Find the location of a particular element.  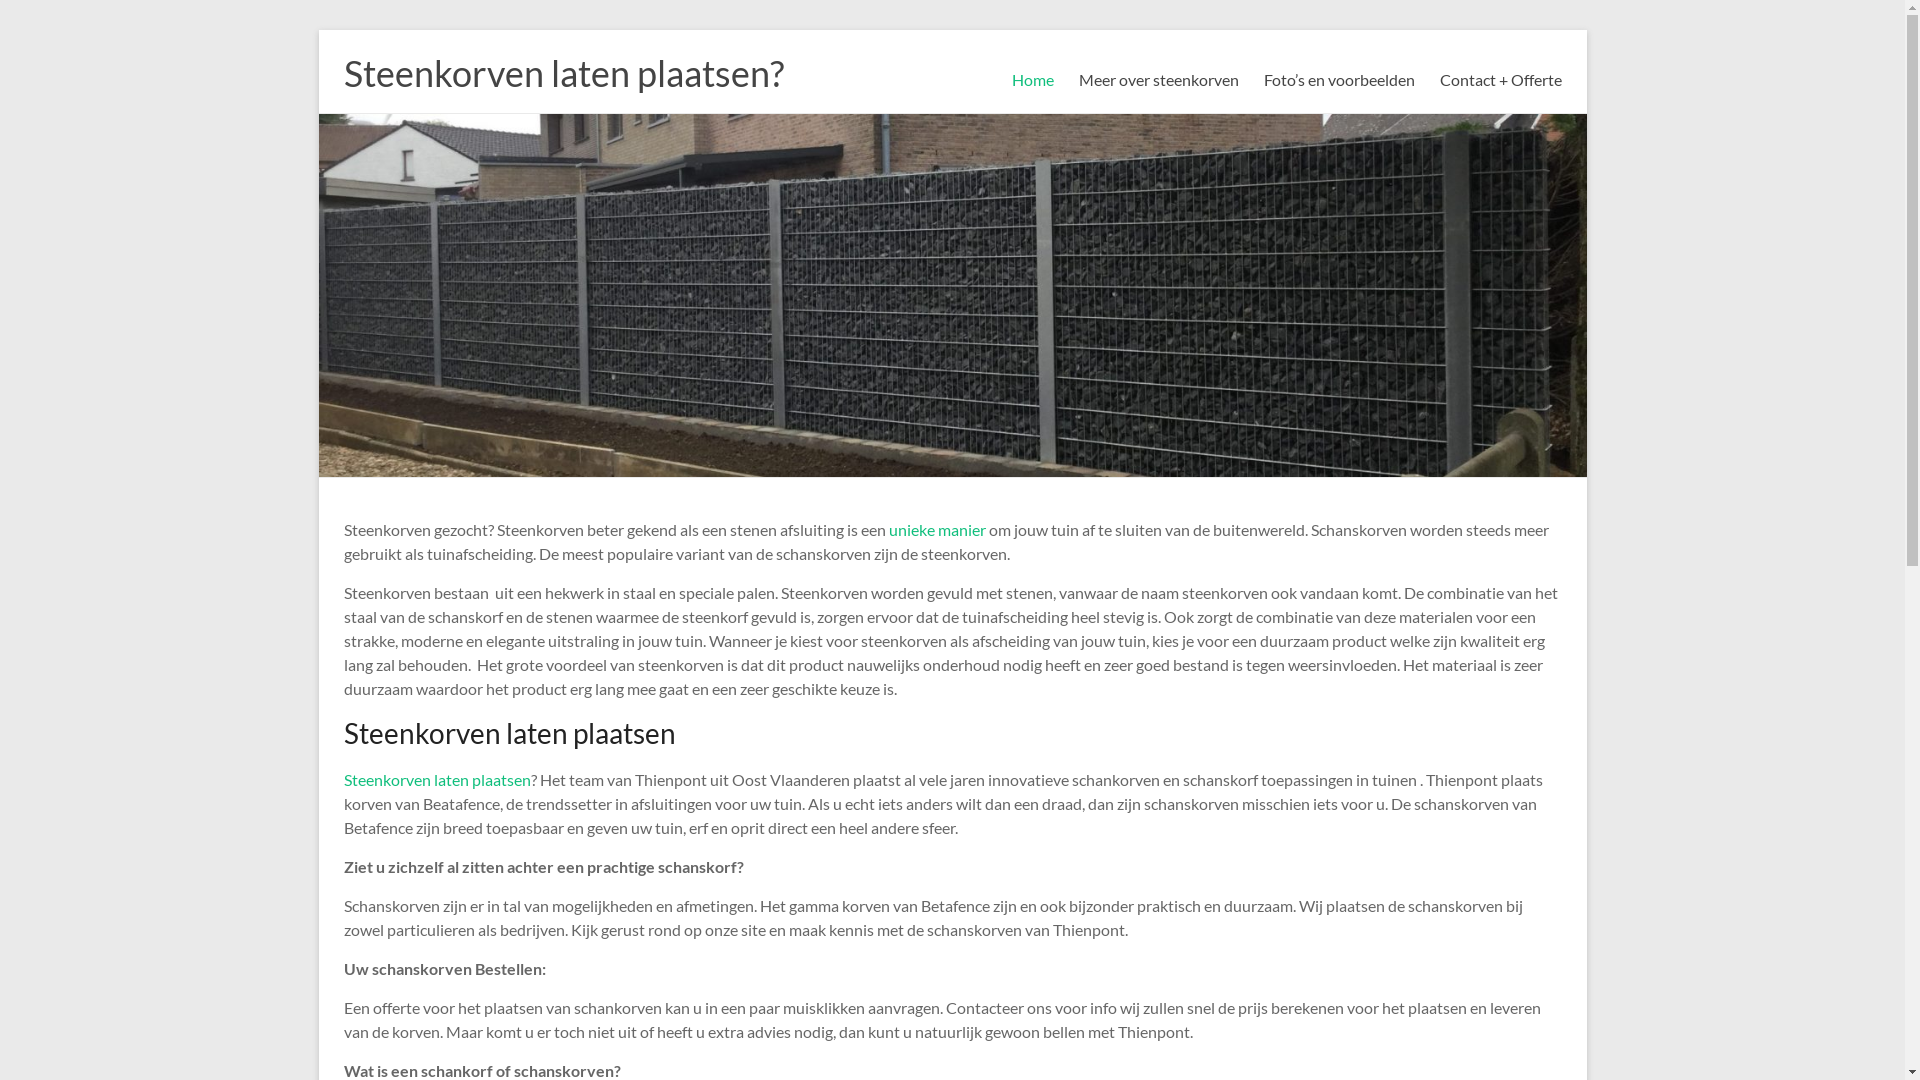

'Contact + Offerte' is located at coordinates (1501, 79).